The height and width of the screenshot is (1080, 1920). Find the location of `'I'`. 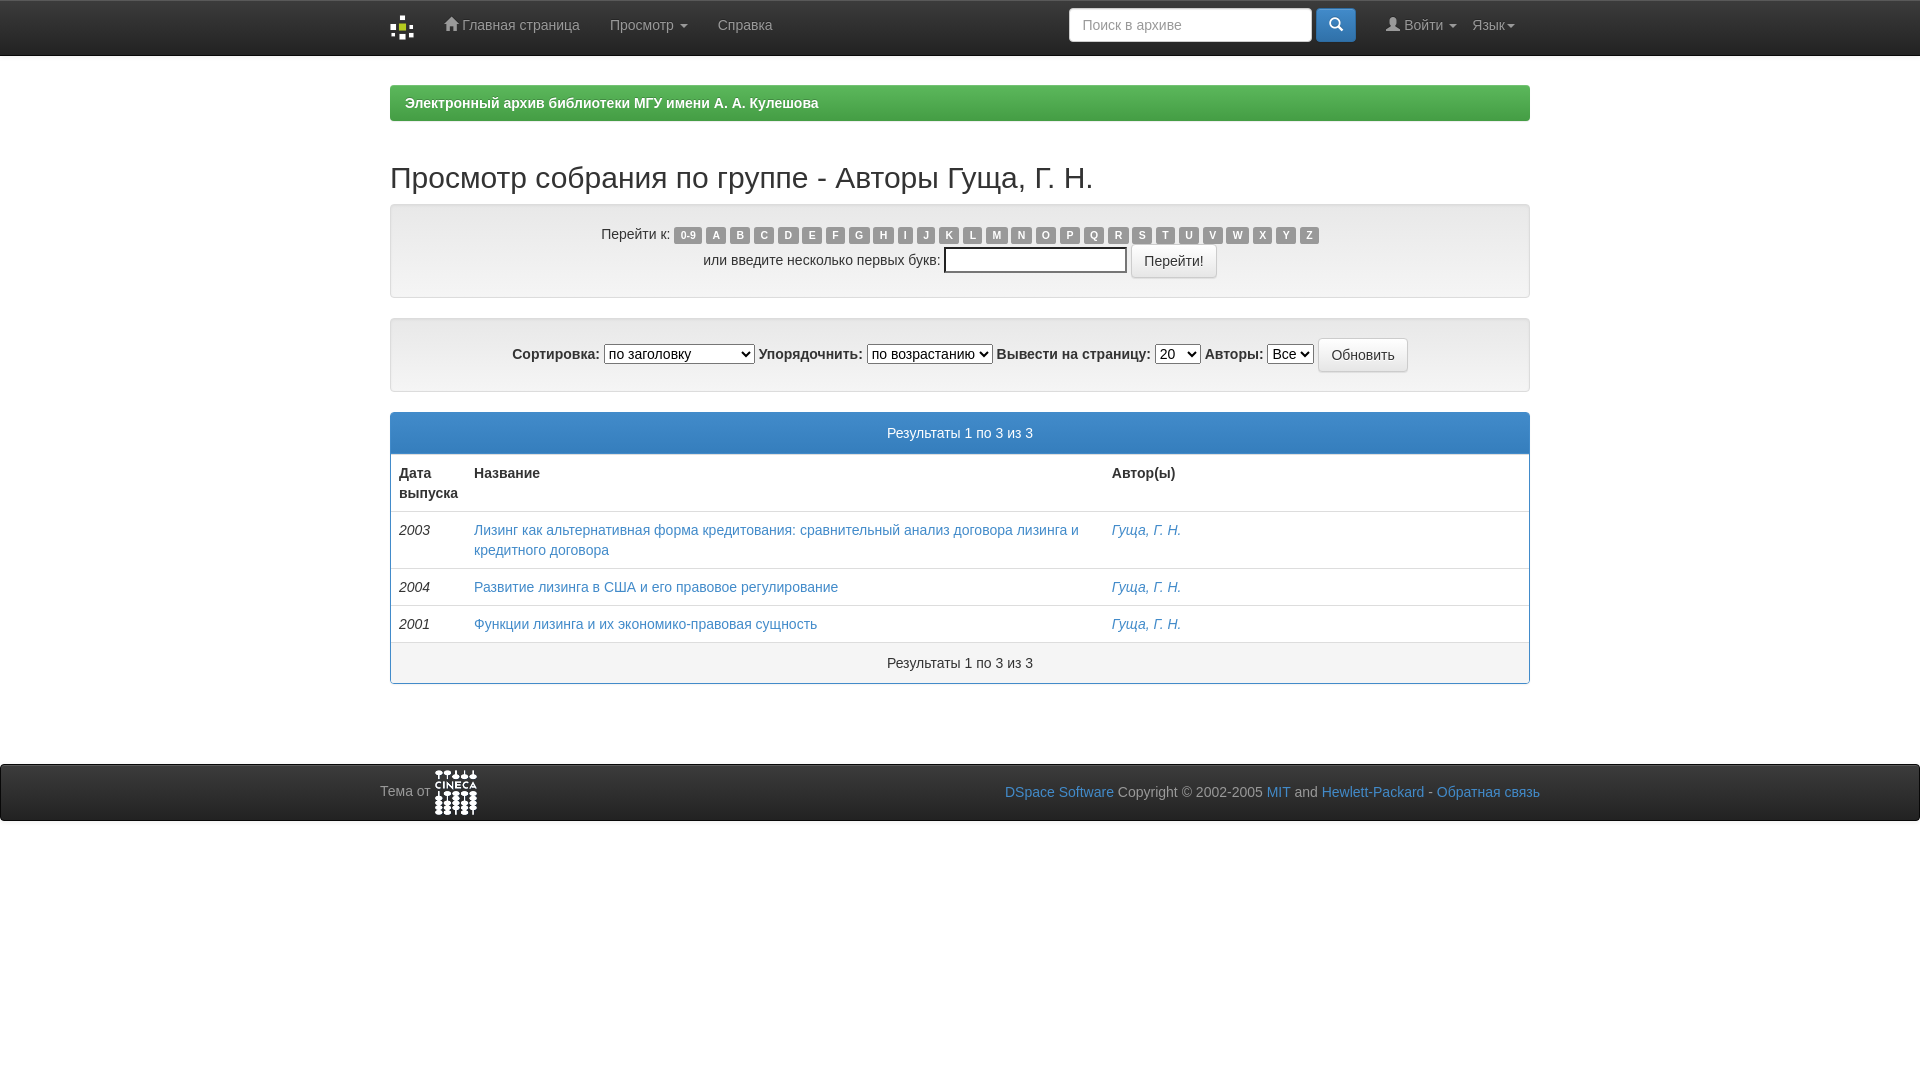

'I' is located at coordinates (905, 234).